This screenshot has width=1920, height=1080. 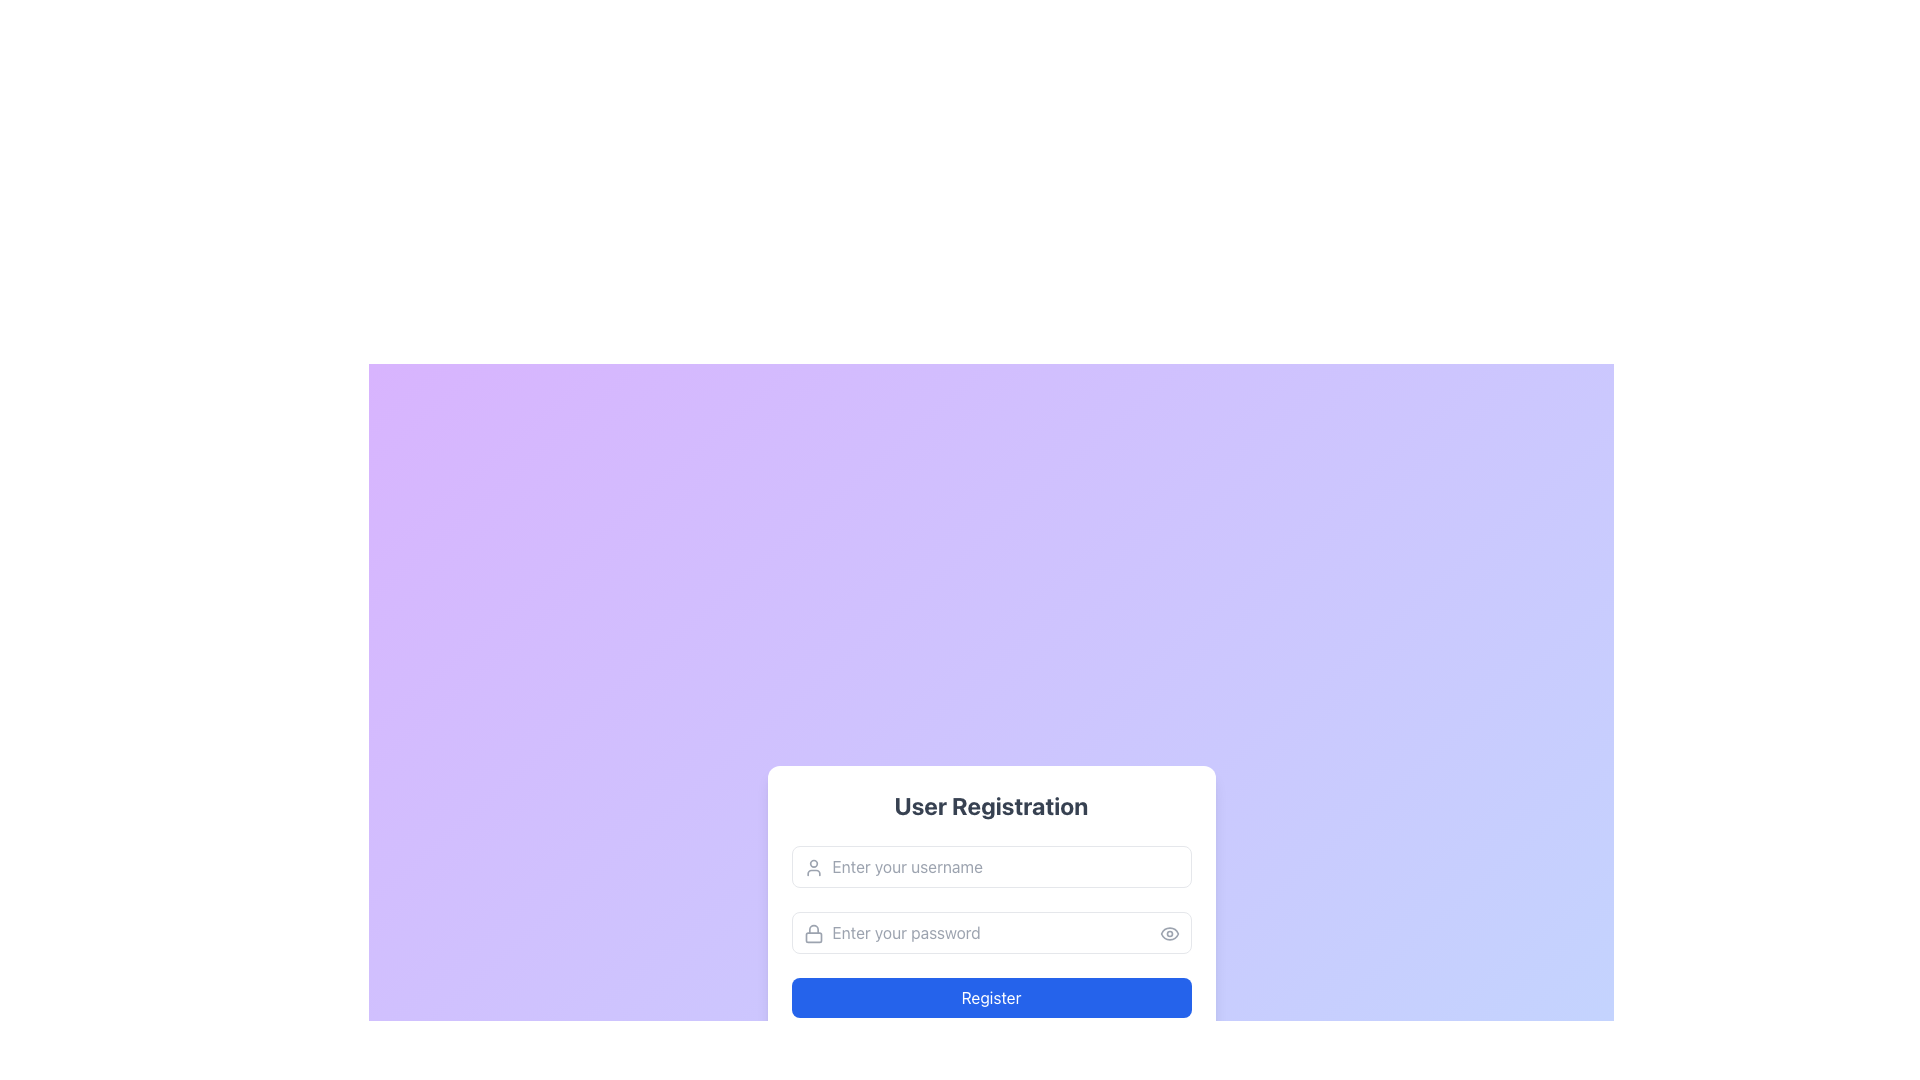 I want to click on the button located at the top-right corner of the password input field in the 'User Registration' form, so click(x=1169, y=933).